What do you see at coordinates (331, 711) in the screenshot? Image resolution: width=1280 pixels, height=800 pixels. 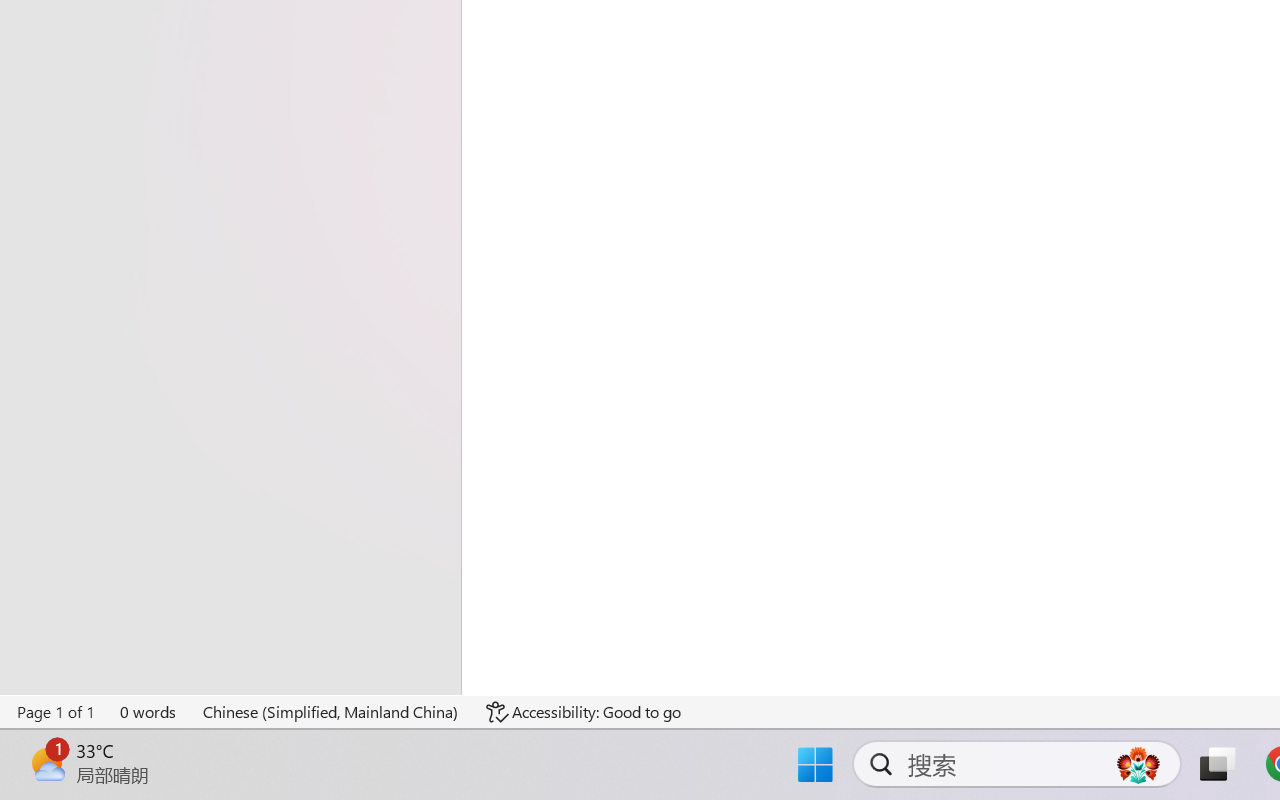 I see `'Language Chinese (Simplified, Mainland China)'` at bounding box center [331, 711].